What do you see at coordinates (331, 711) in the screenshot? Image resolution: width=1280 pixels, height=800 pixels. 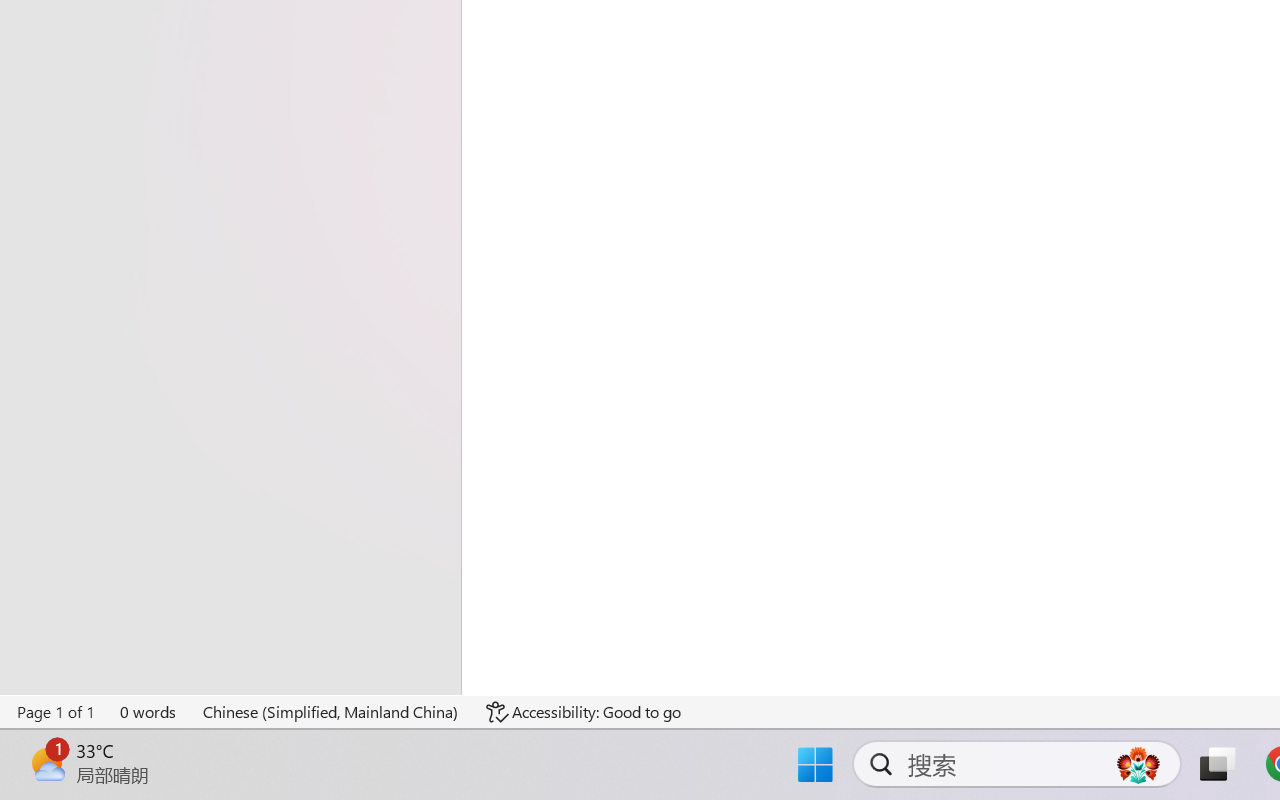 I see `'Language Chinese (Simplified, Mainland China)'` at bounding box center [331, 711].